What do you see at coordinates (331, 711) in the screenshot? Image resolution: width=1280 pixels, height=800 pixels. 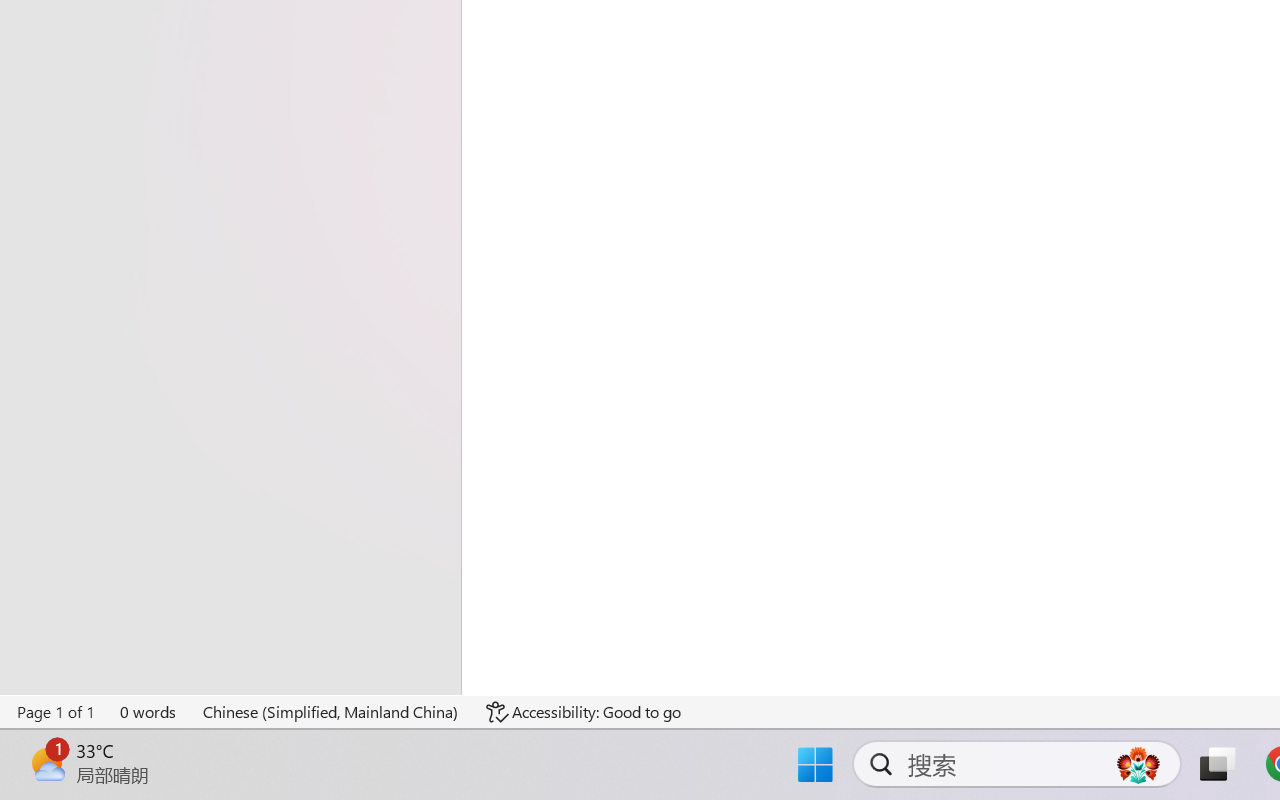 I see `'Language Chinese (Simplified, Mainland China)'` at bounding box center [331, 711].